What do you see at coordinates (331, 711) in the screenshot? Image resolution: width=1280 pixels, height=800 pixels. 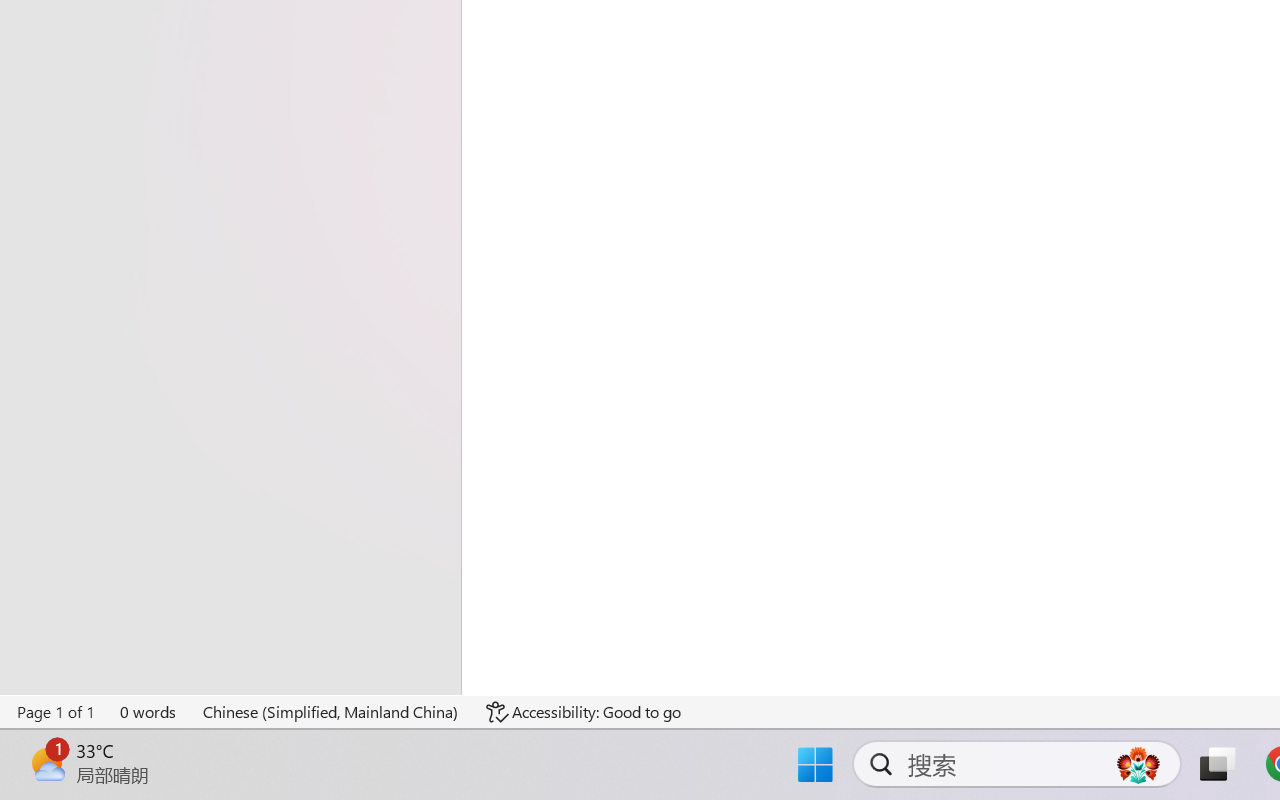 I see `'Language Chinese (Simplified, Mainland China)'` at bounding box center [331, 711].